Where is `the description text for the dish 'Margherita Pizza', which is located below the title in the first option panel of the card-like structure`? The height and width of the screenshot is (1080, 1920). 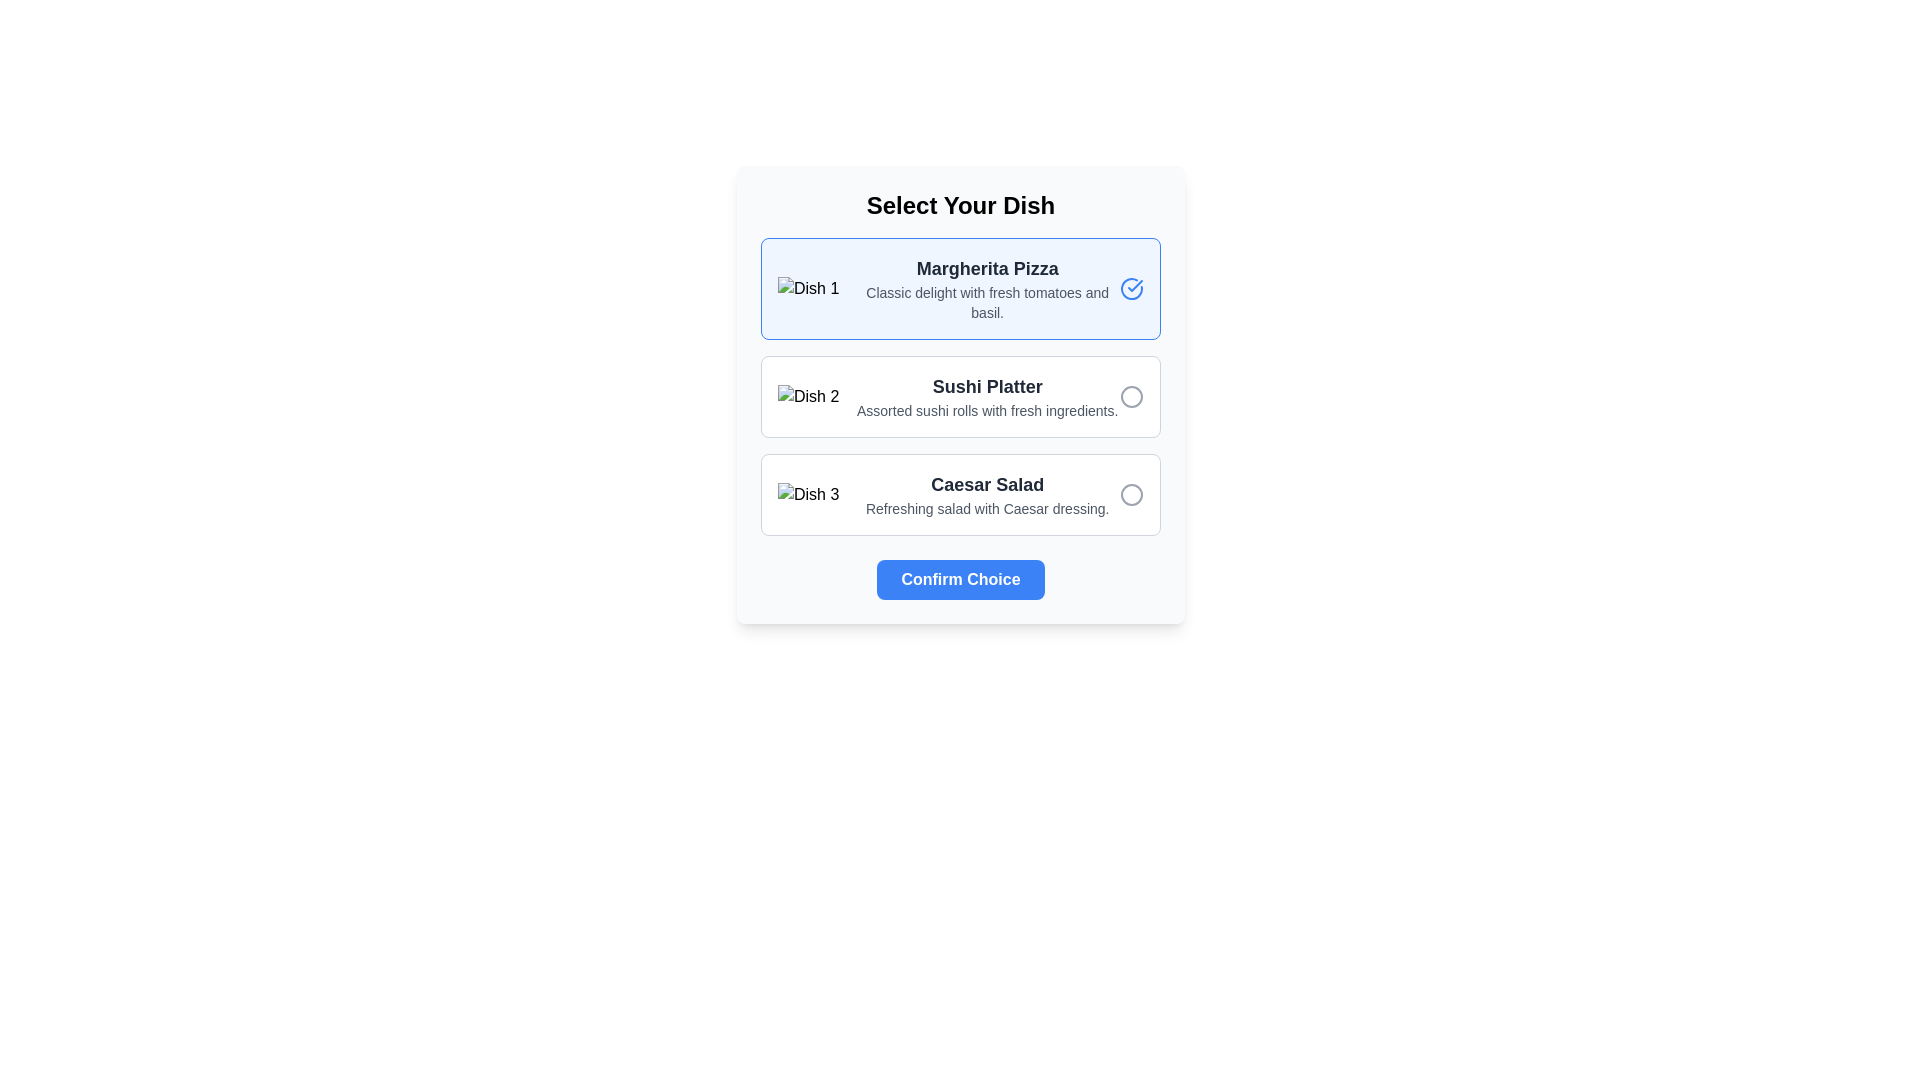
the description text for the dish 'Margherita Pizza', which is located below the title in the first option panel of the card-like structure is located at coordinates (987, 303).